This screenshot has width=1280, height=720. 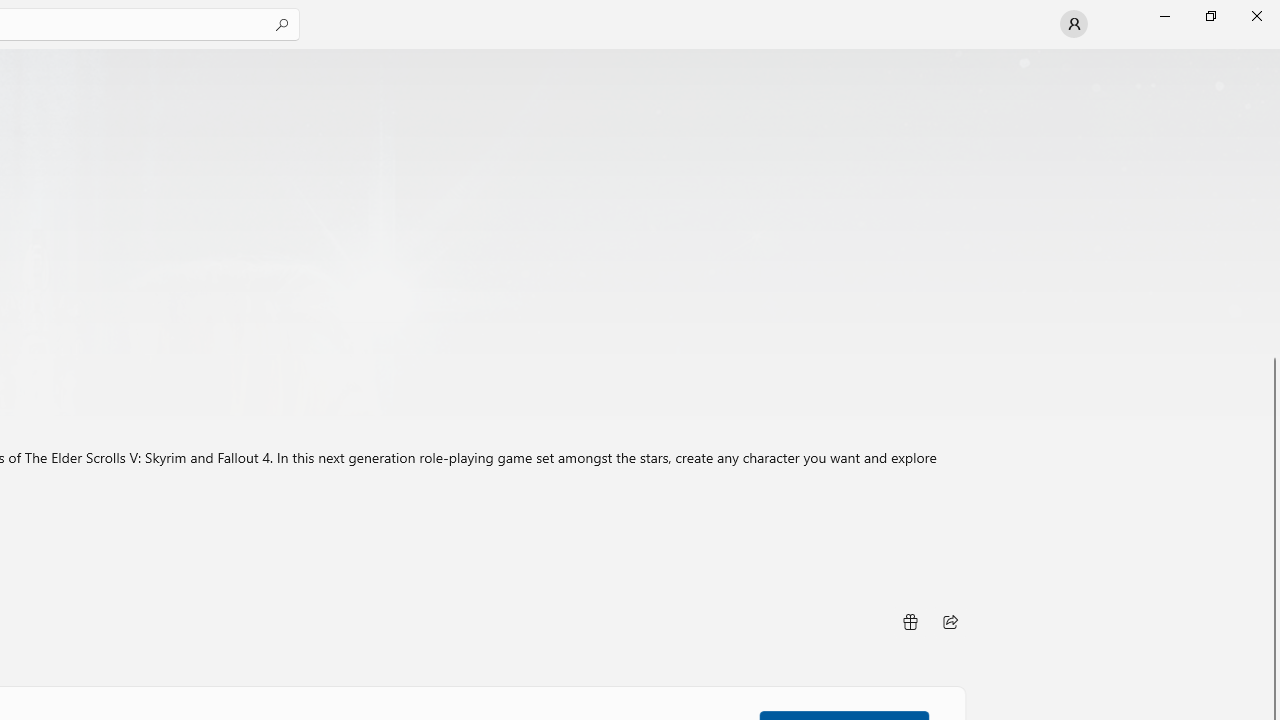 What do you see at coordinates (949, 621) in the screenshot?
I see `'Share'` at bounding box center [949, 621].